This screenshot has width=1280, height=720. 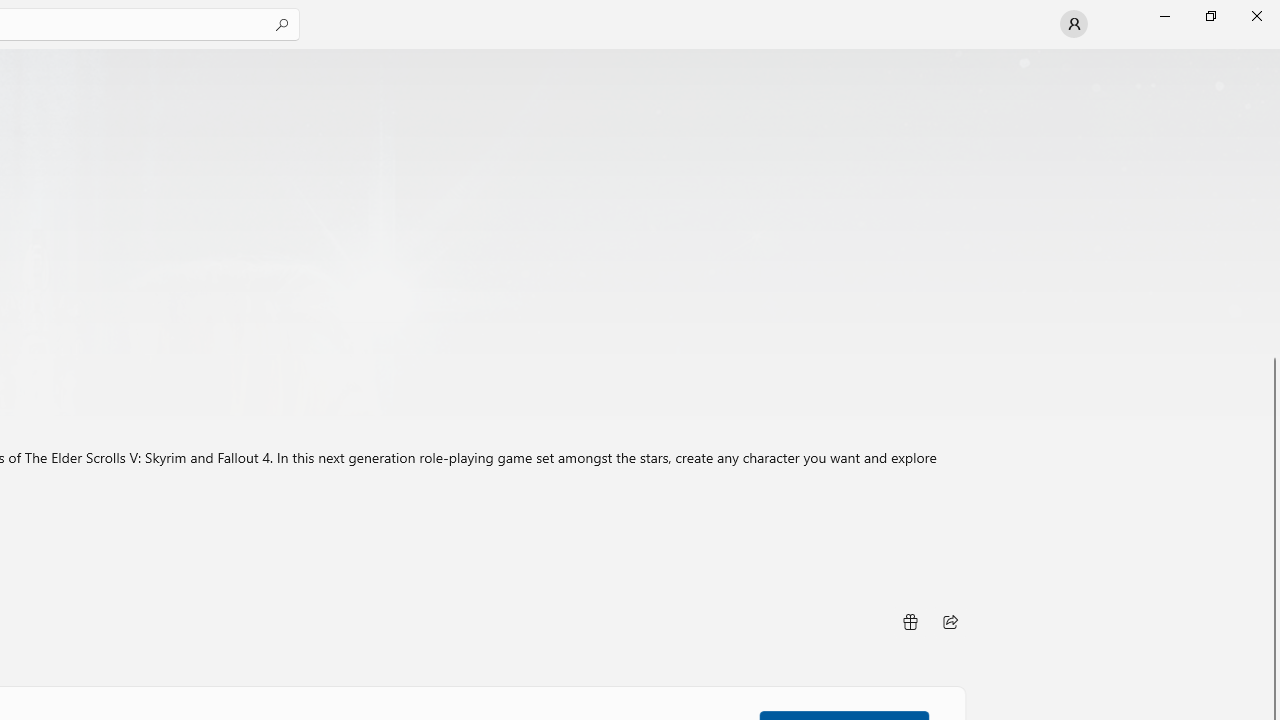 What do you see at coordinates (949, 621) in the screenshot?
I see `'Share'` at bounding box center [949, 621].